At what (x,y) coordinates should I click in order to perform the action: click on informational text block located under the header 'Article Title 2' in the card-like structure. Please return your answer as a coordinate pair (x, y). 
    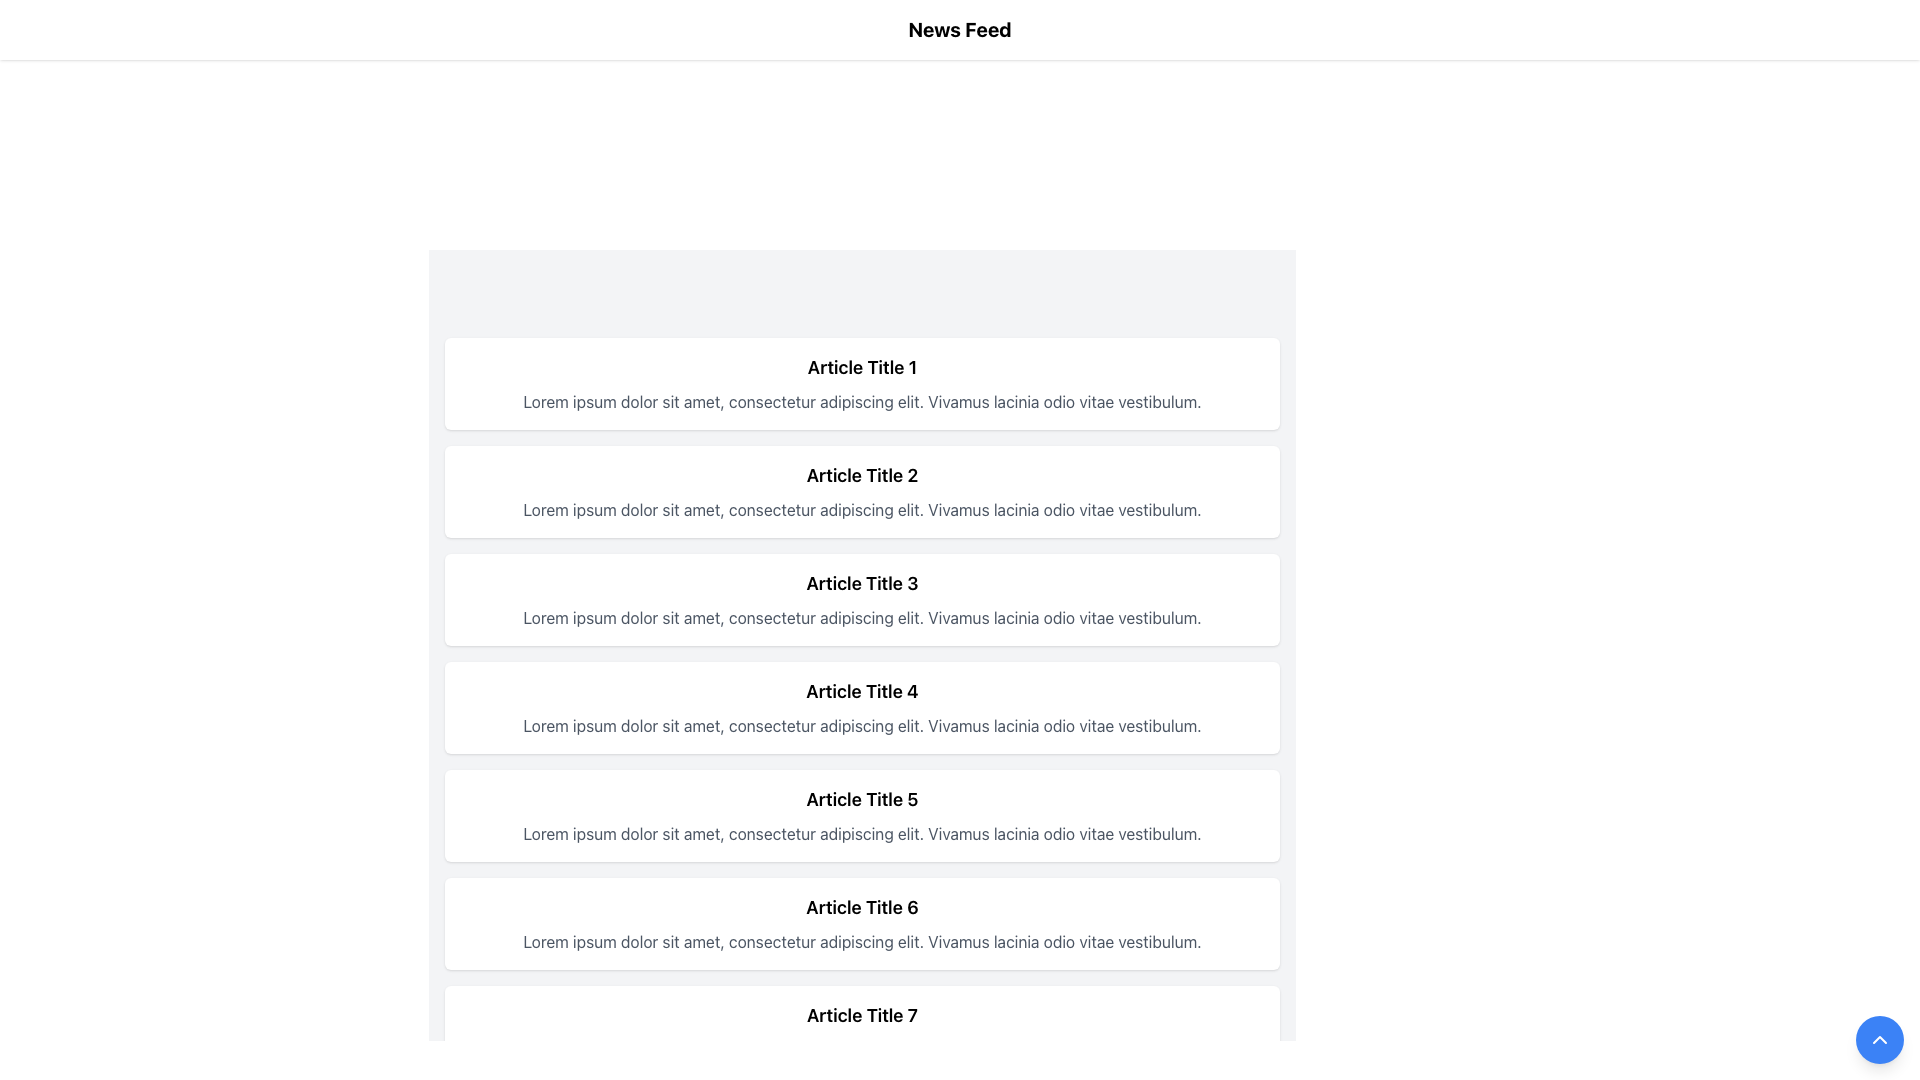
    Looking at the image, I should click on (862, 508).